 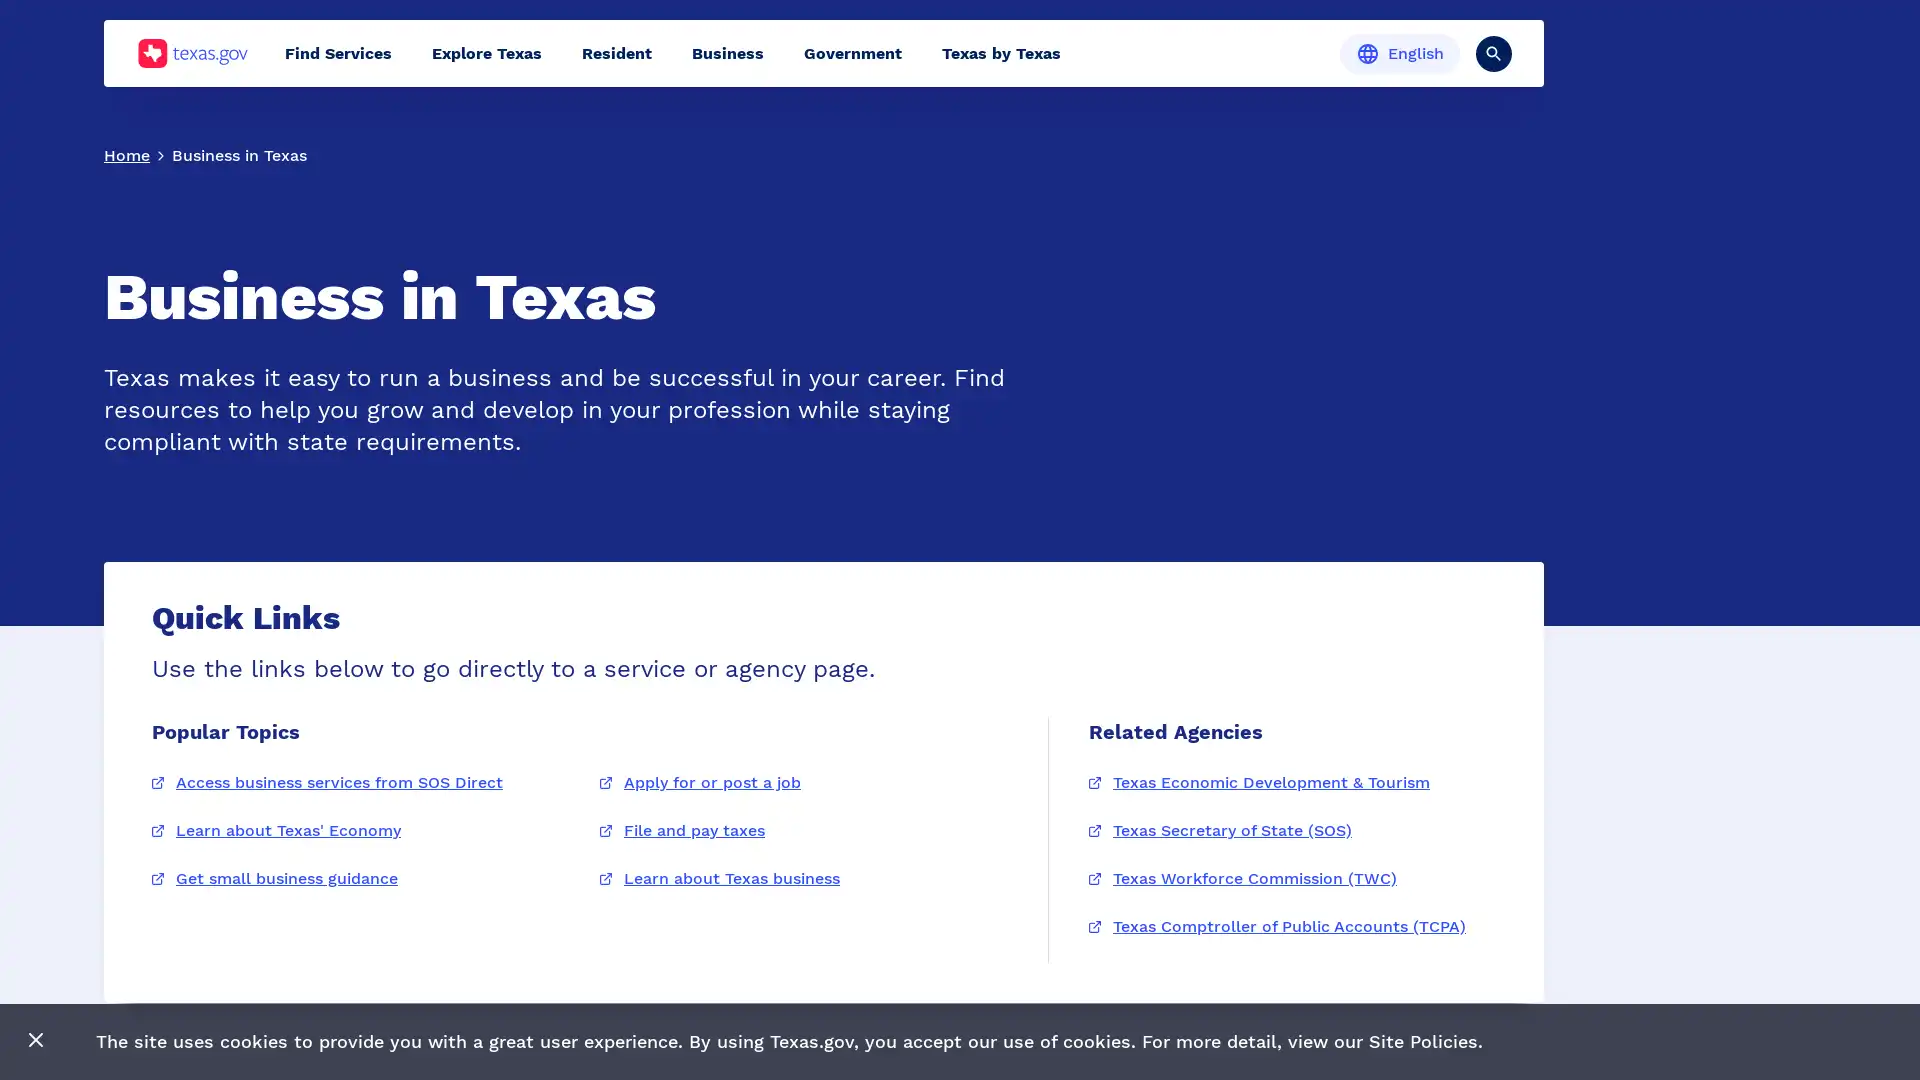 What do you see at coordinates (338, 52) in the screenshot?
I see `Find Services` at bounding box center [338, 52].